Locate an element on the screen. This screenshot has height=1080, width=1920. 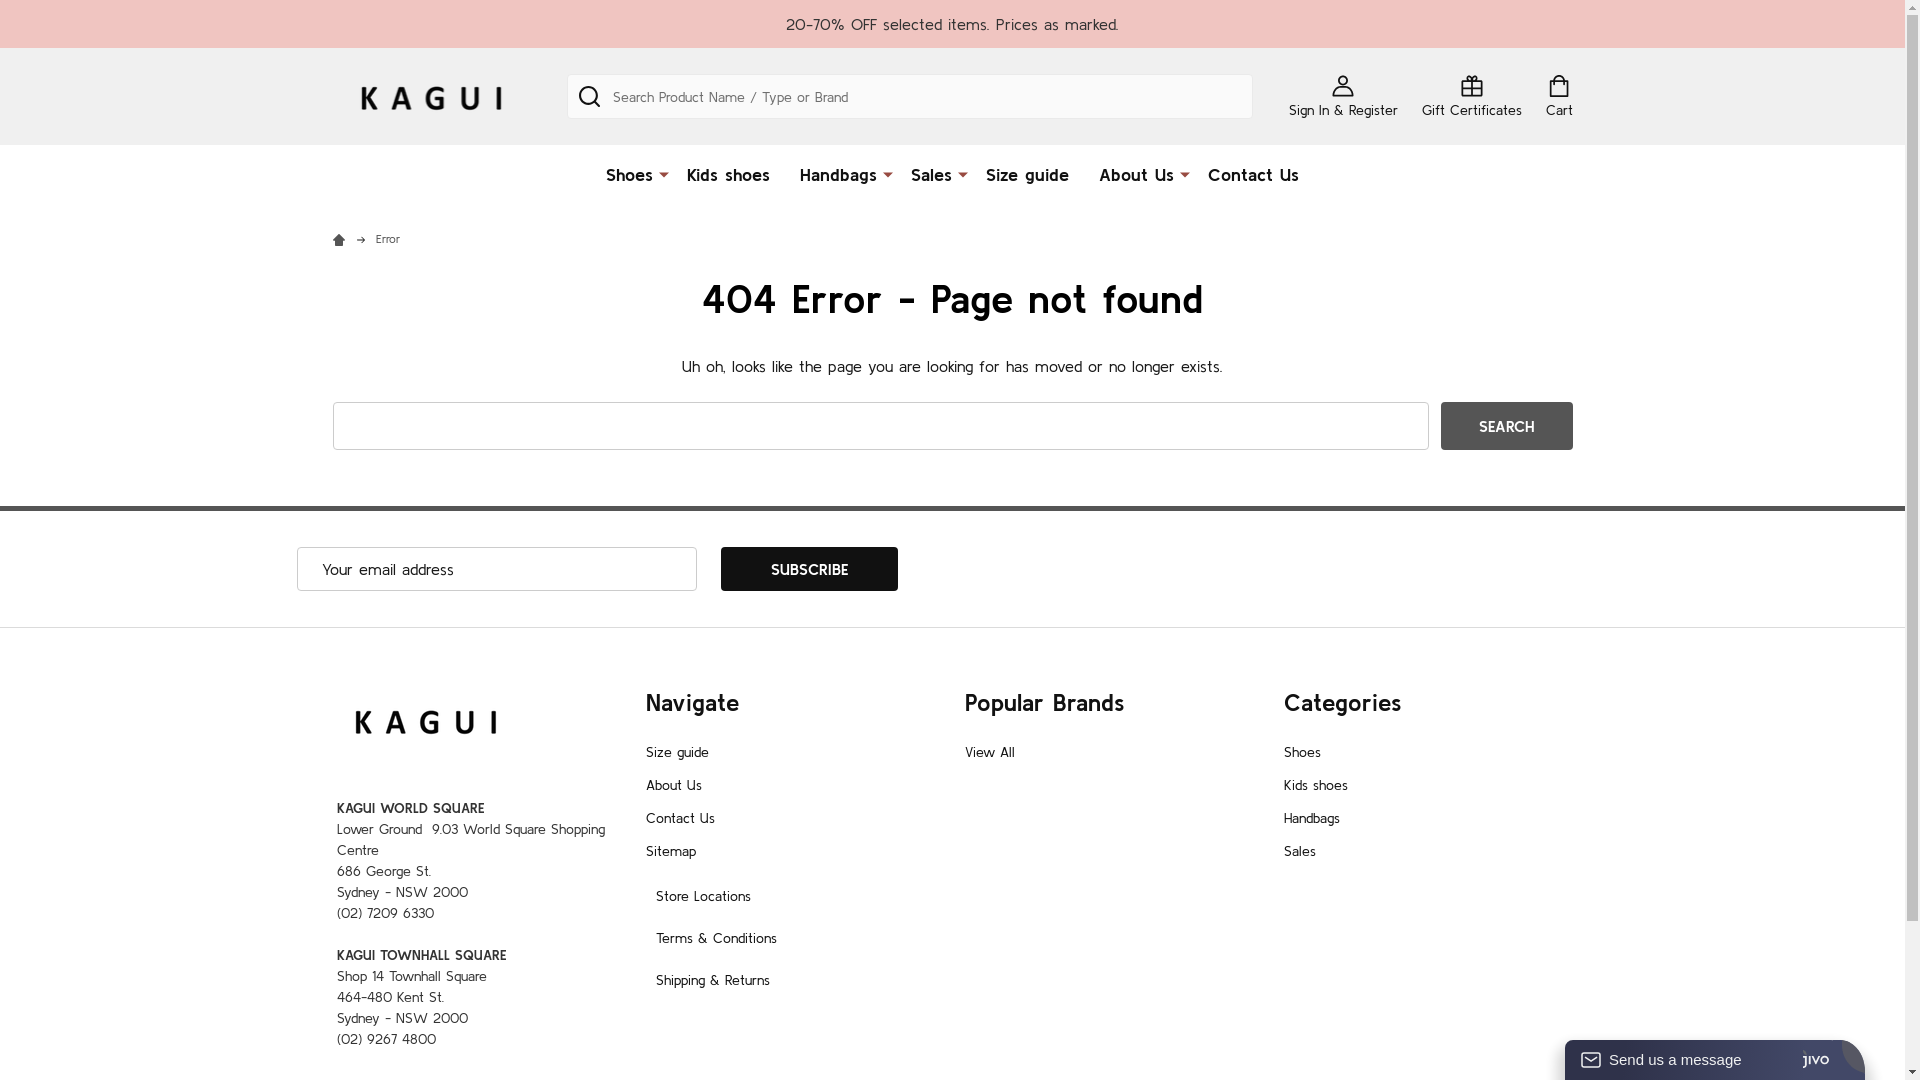
'Shipping & Returns' is located at coordinates (713, 978).